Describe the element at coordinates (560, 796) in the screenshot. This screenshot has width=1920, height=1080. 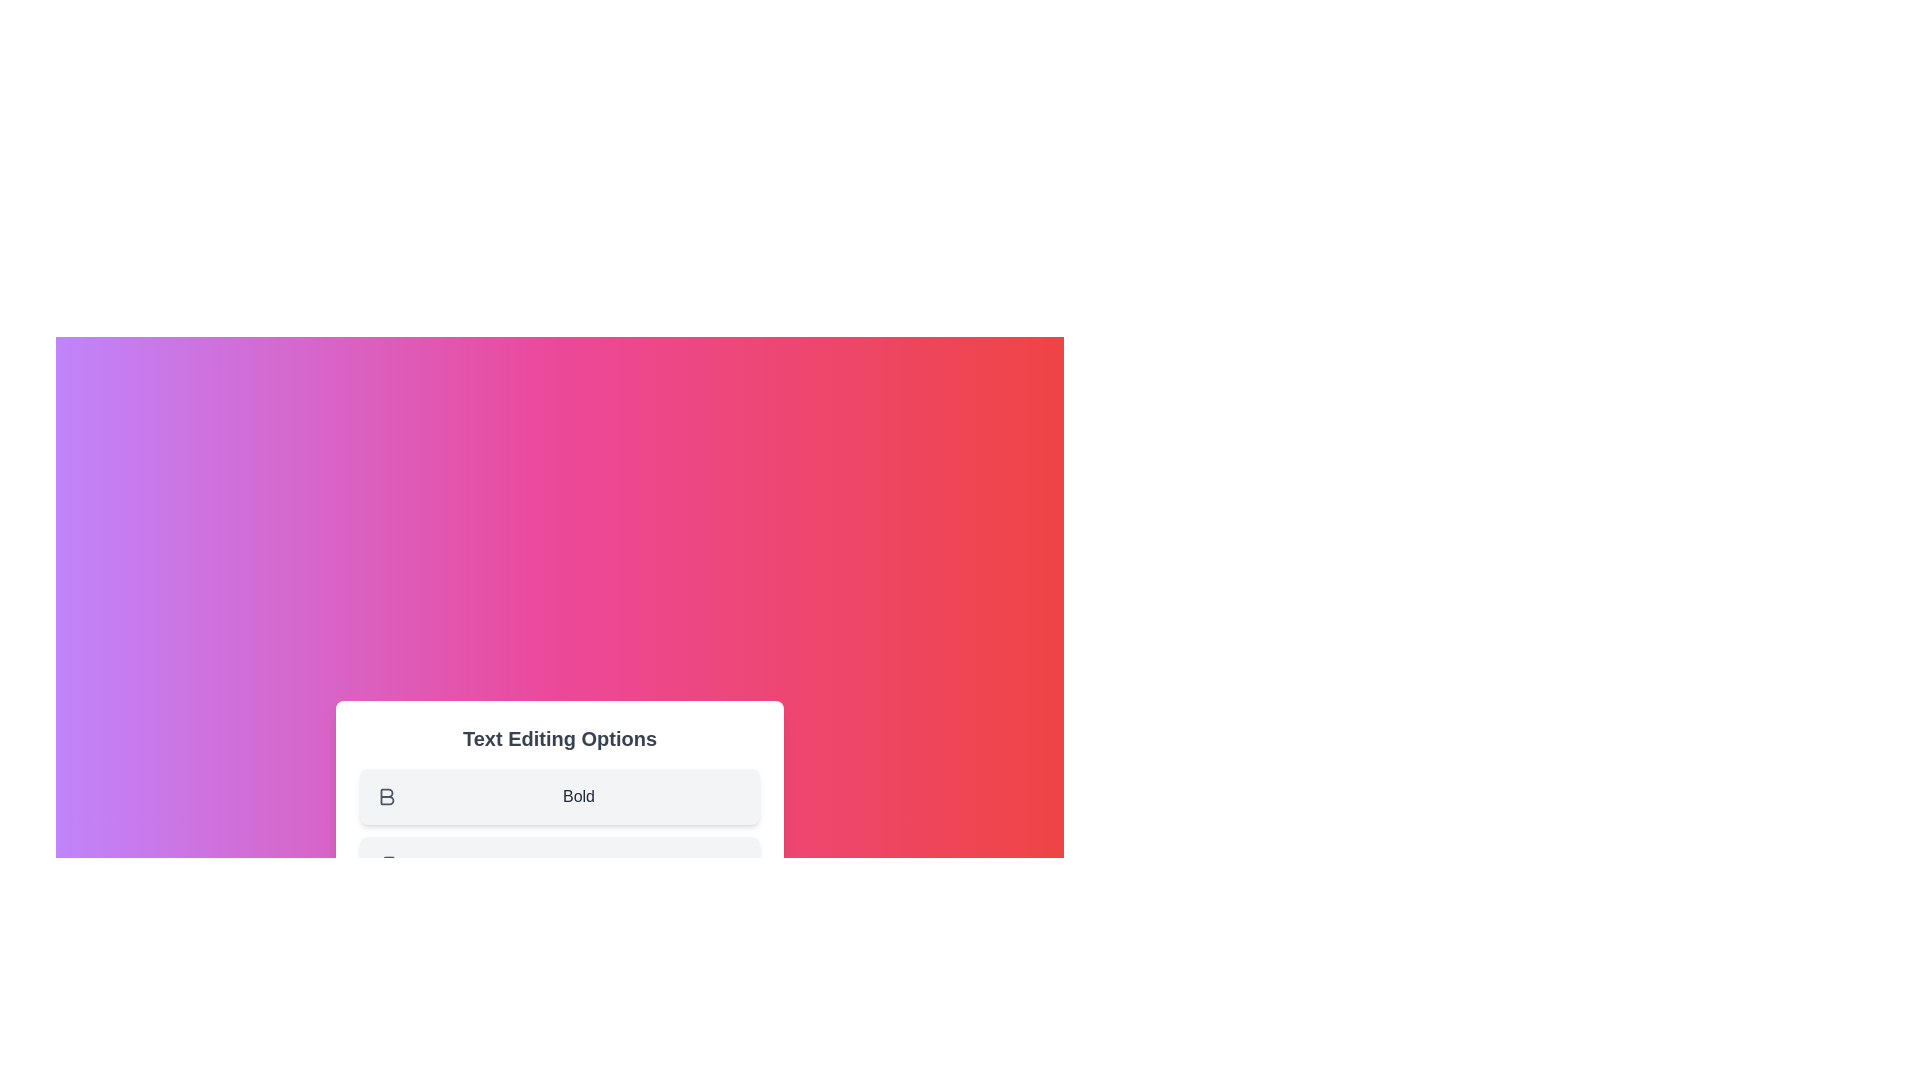
I see `the menu option Bold to observe the visual effect` at that location.